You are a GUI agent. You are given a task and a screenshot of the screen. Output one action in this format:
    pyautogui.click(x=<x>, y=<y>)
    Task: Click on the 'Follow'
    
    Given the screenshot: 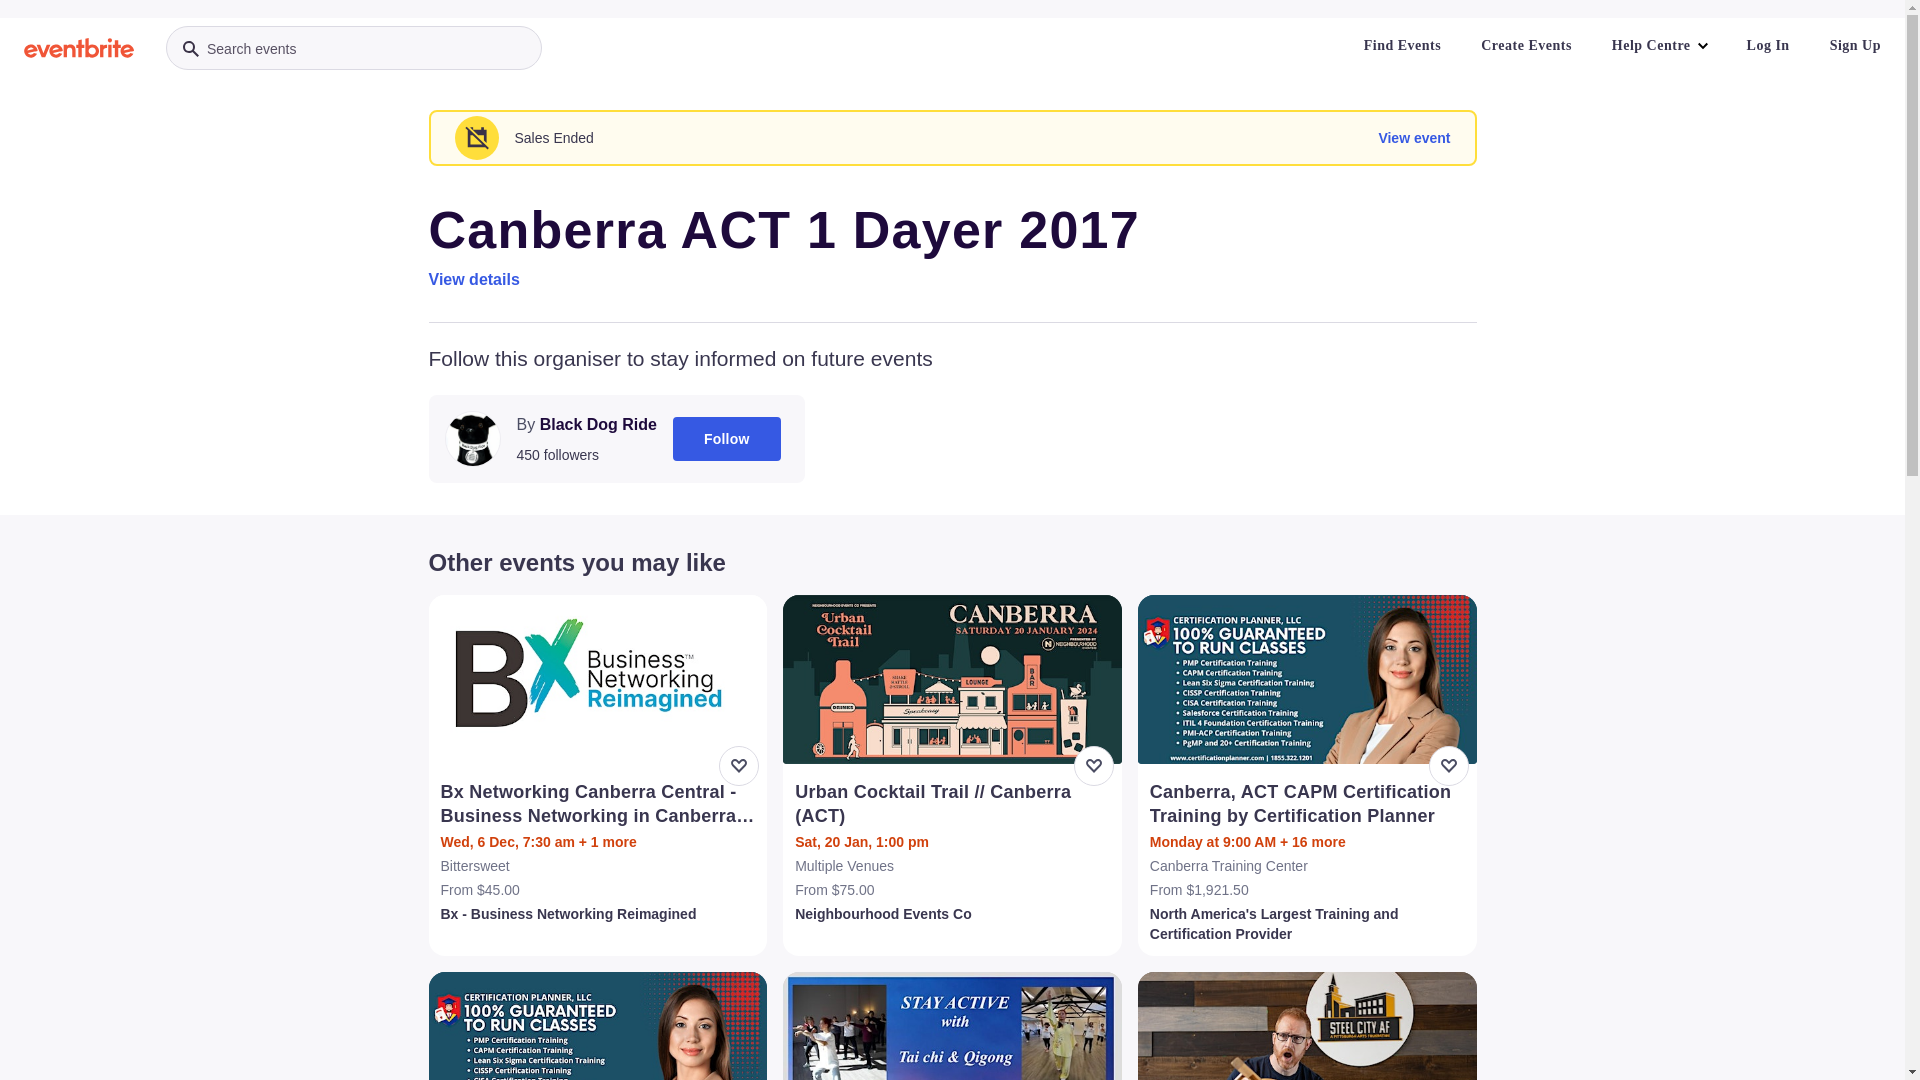 What is the action you would take?
    pyautogui.click(x=672, y=438)
    